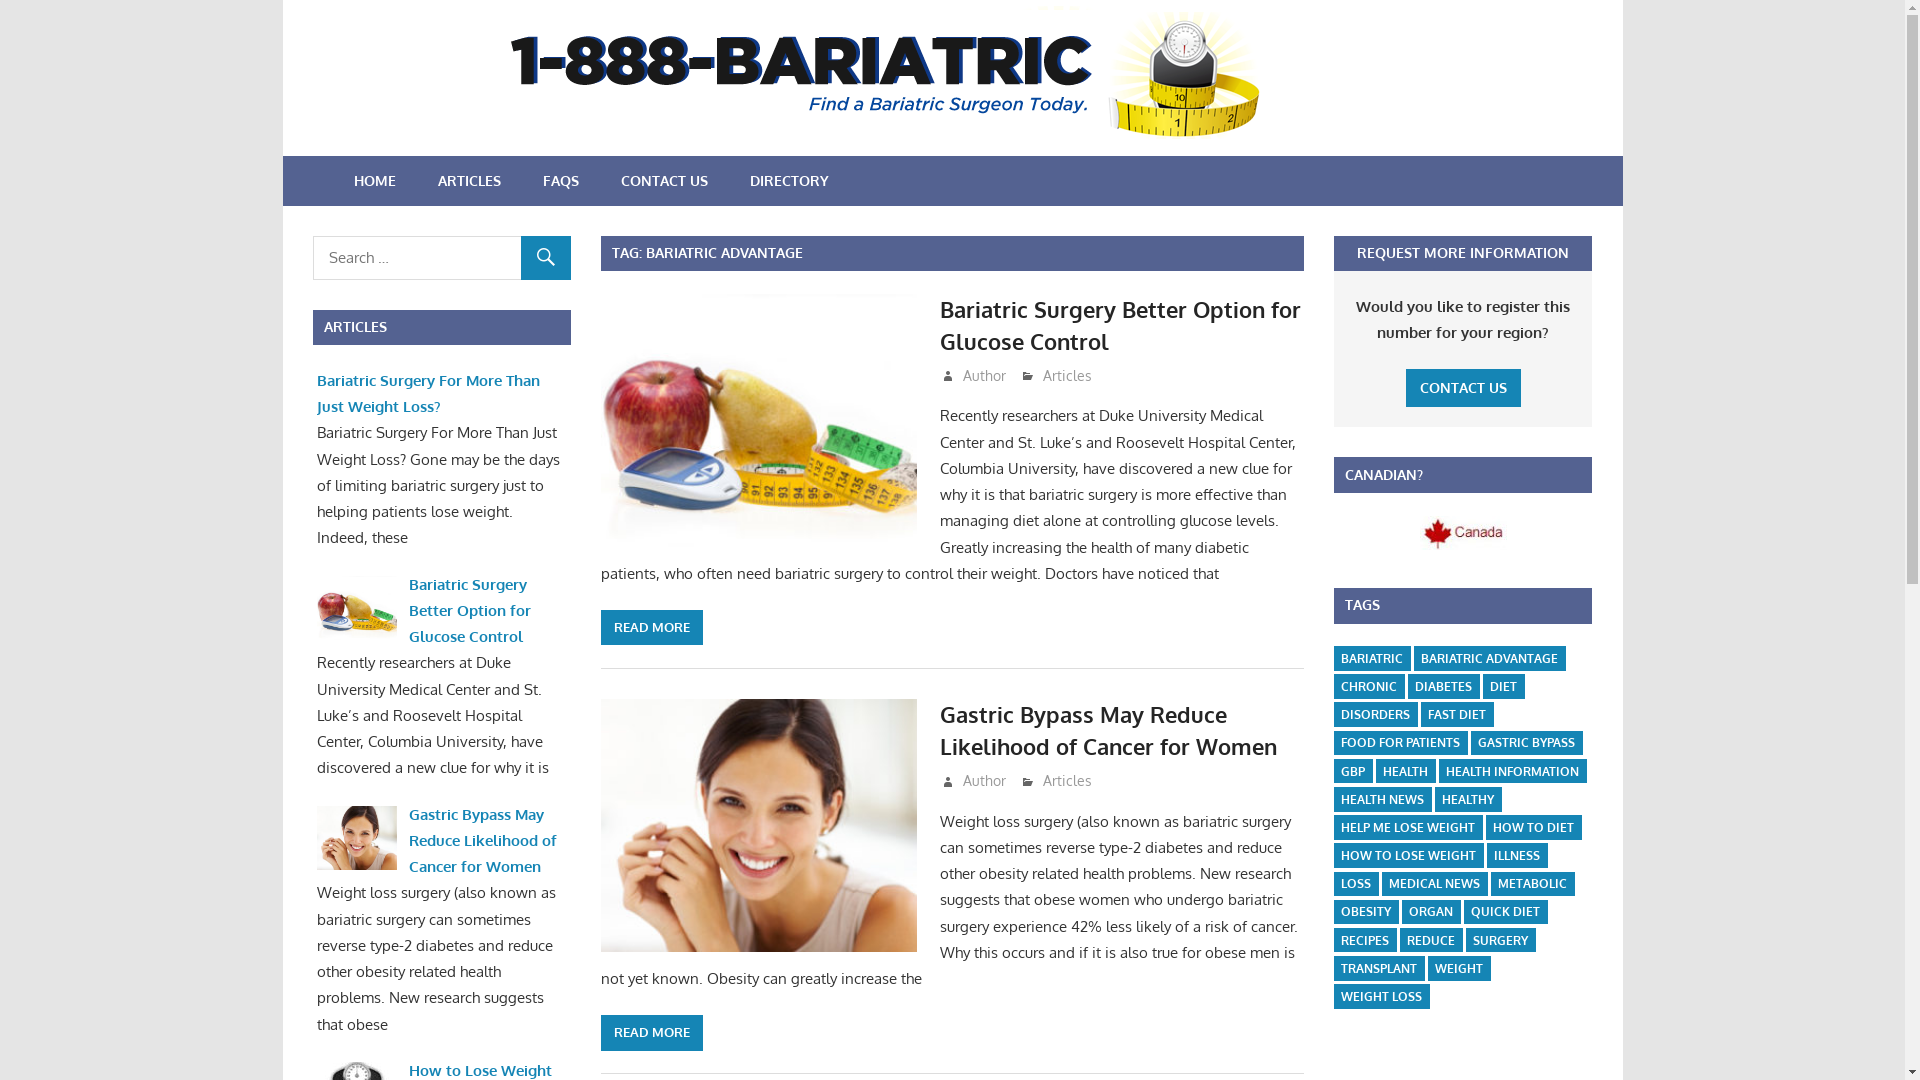 Image resolution: width=1920 pixels, height=1080 pixels. What do you see at coordinates (664, 181) in the screenshot?
I see `'CONTACT US'` at bounding box center [664, 181].